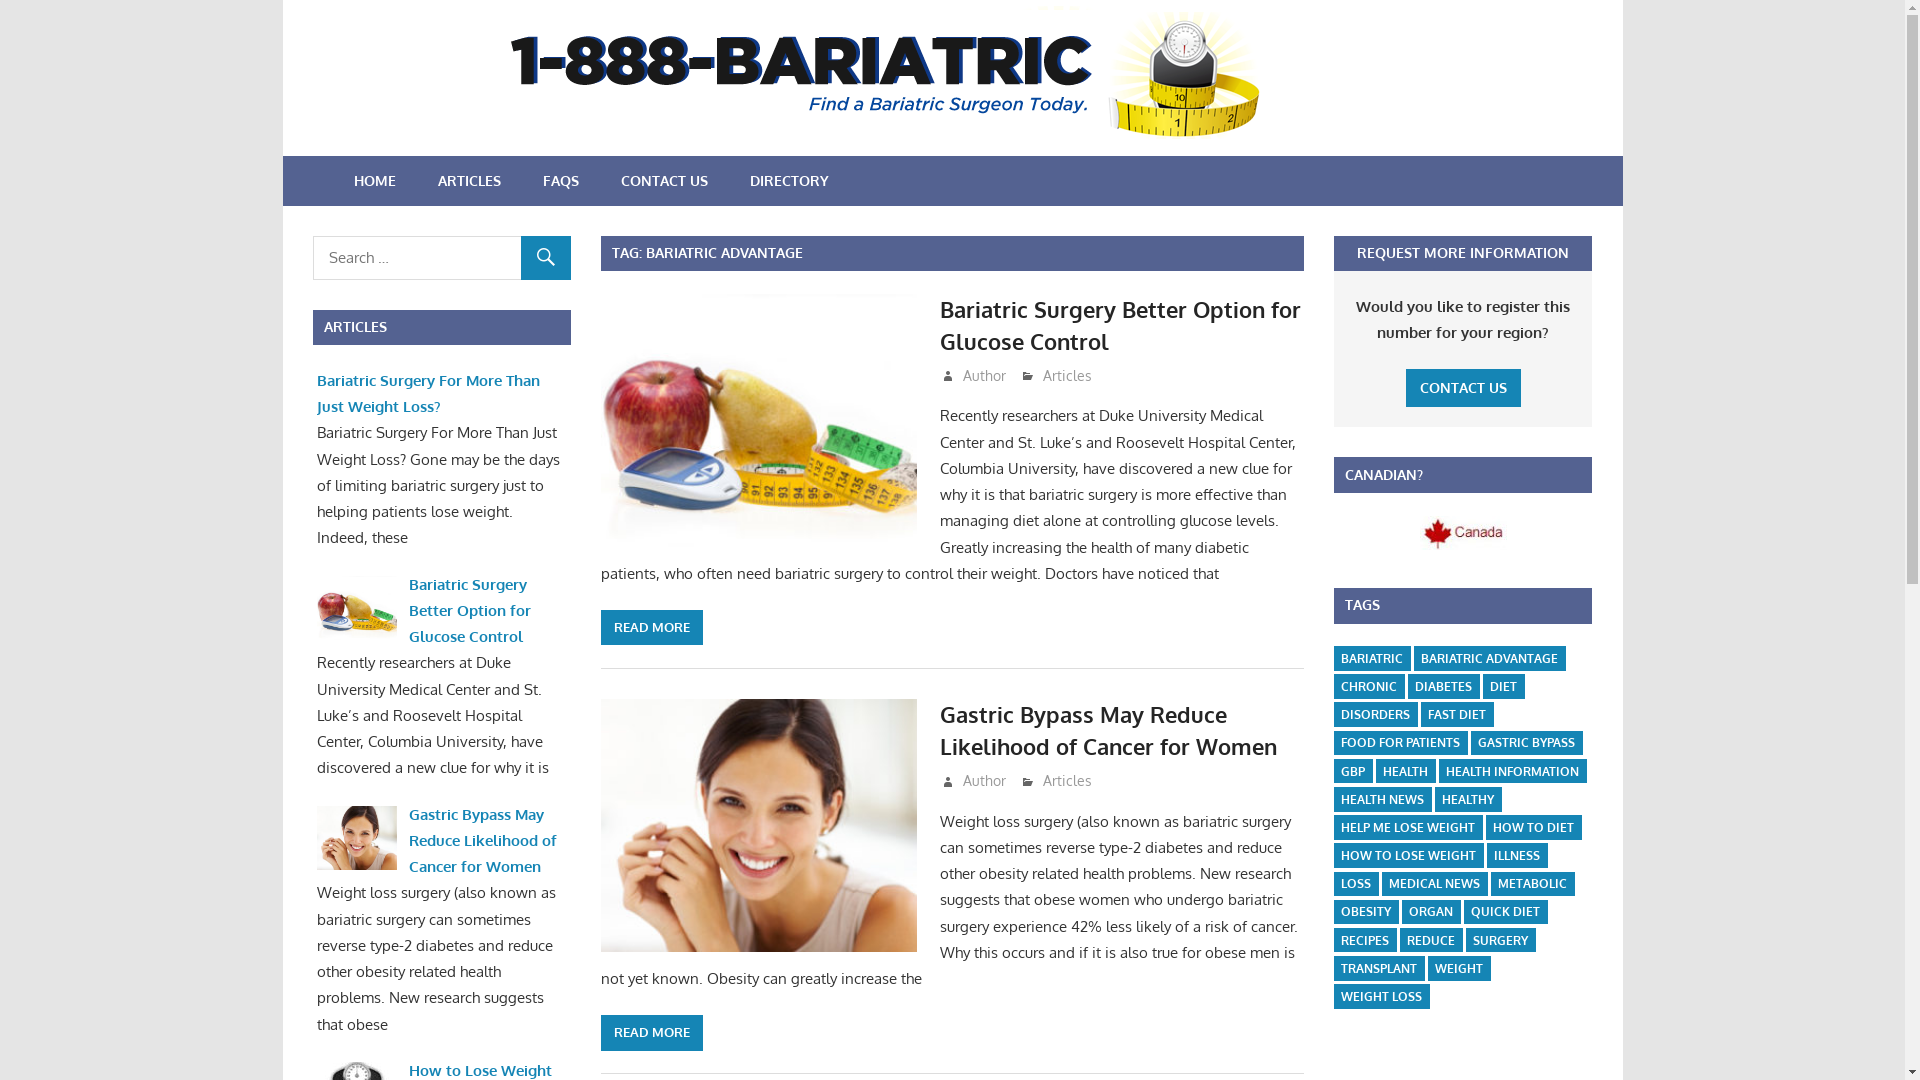 Image resolution: width=1920 pixels, height=1080 pixels. What do you see at coordinates (664, 181) in the screenshot?
I see `'CONTACT US'` at bounding box center [664, 181].